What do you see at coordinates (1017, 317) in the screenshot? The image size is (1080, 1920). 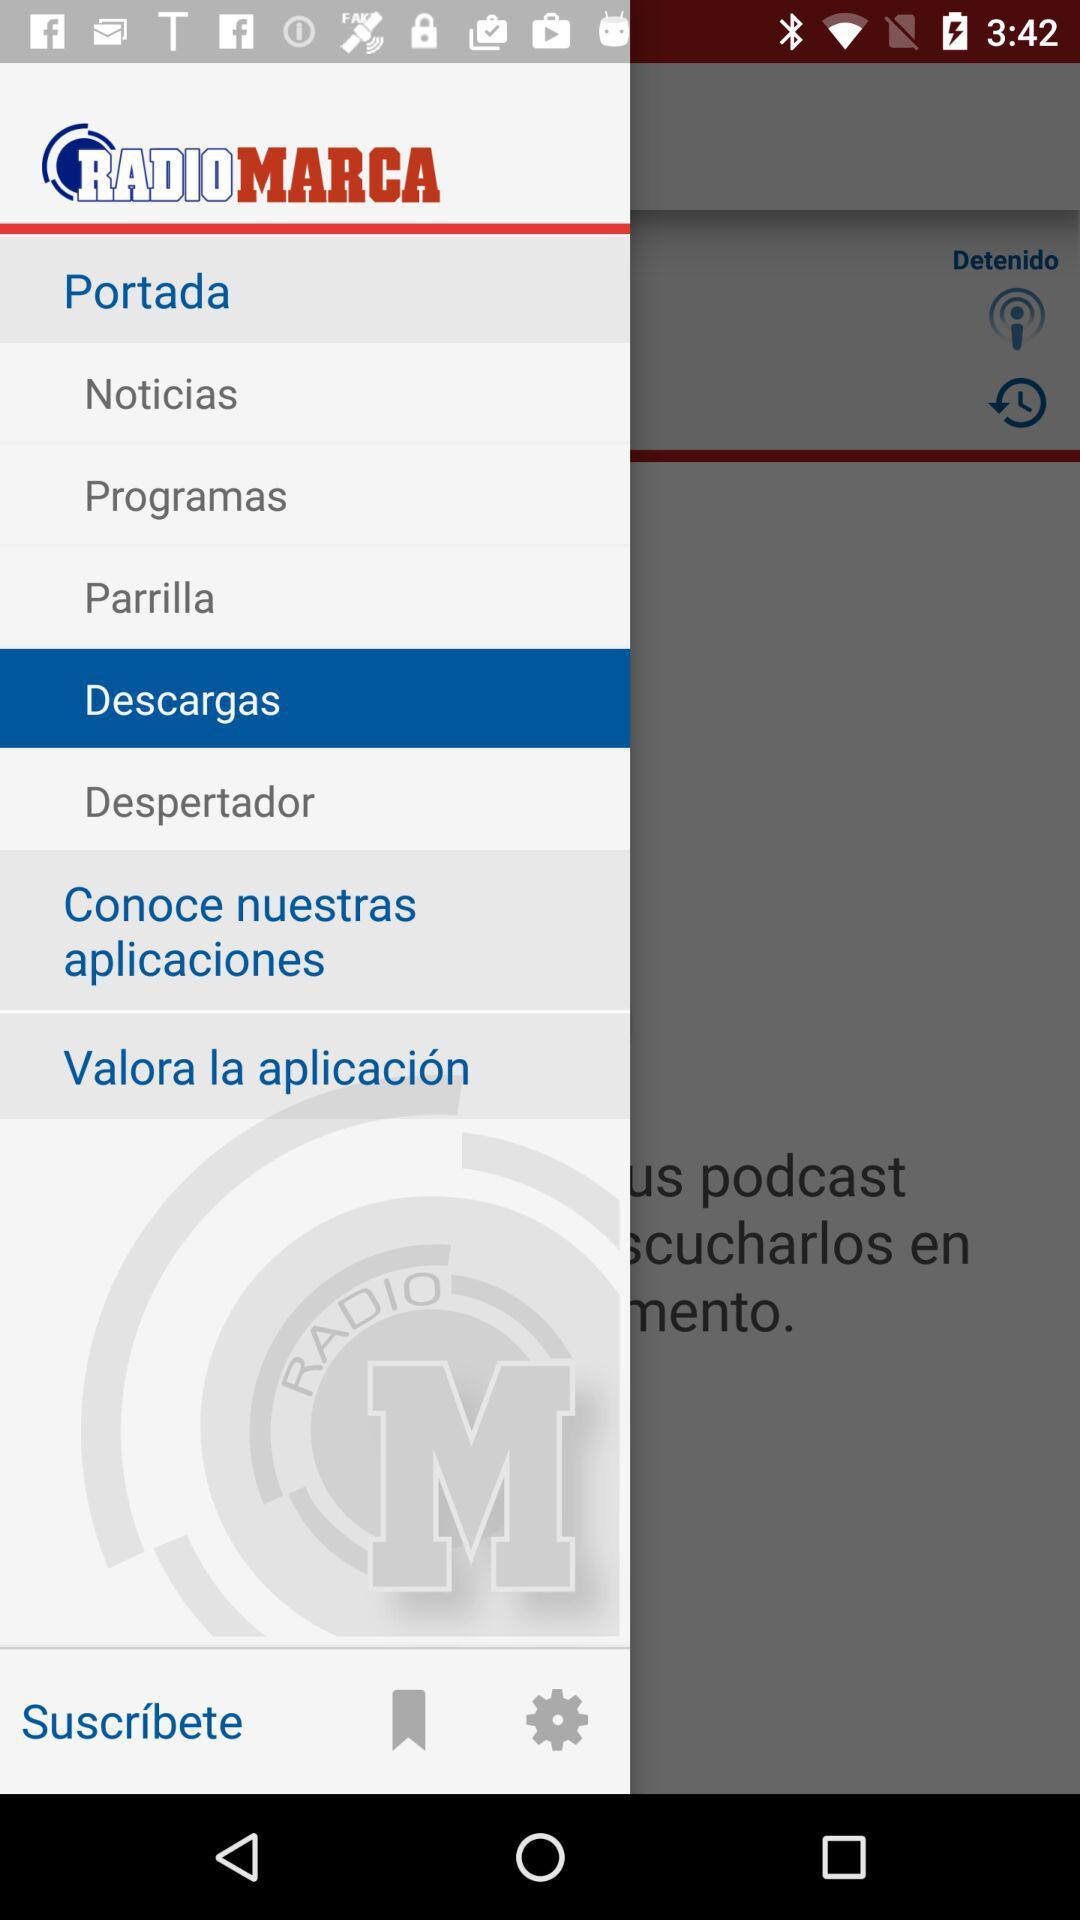 I see `the location icon` at bounding box center [1017, 317].